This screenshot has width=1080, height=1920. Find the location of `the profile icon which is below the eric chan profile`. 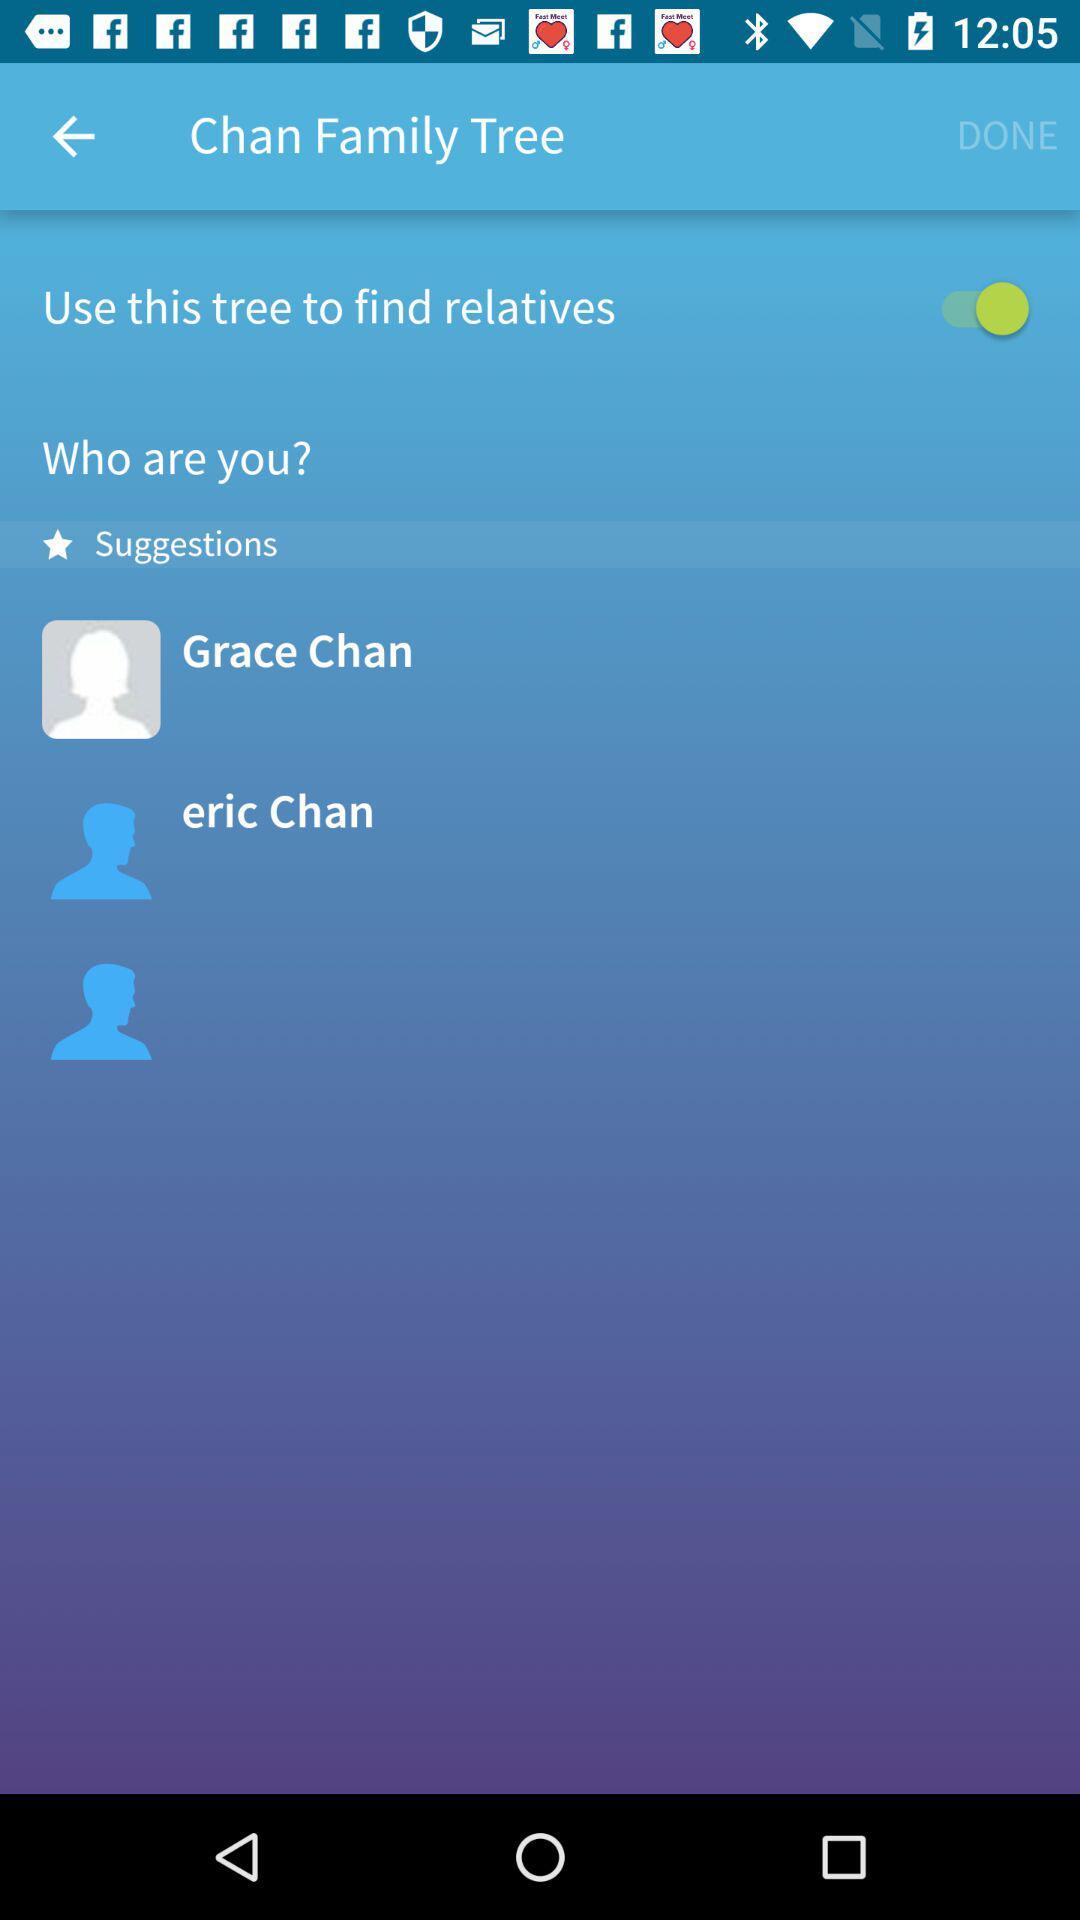

the profile icon which is below the eric chan profile is located at coordinates (101, 1000).